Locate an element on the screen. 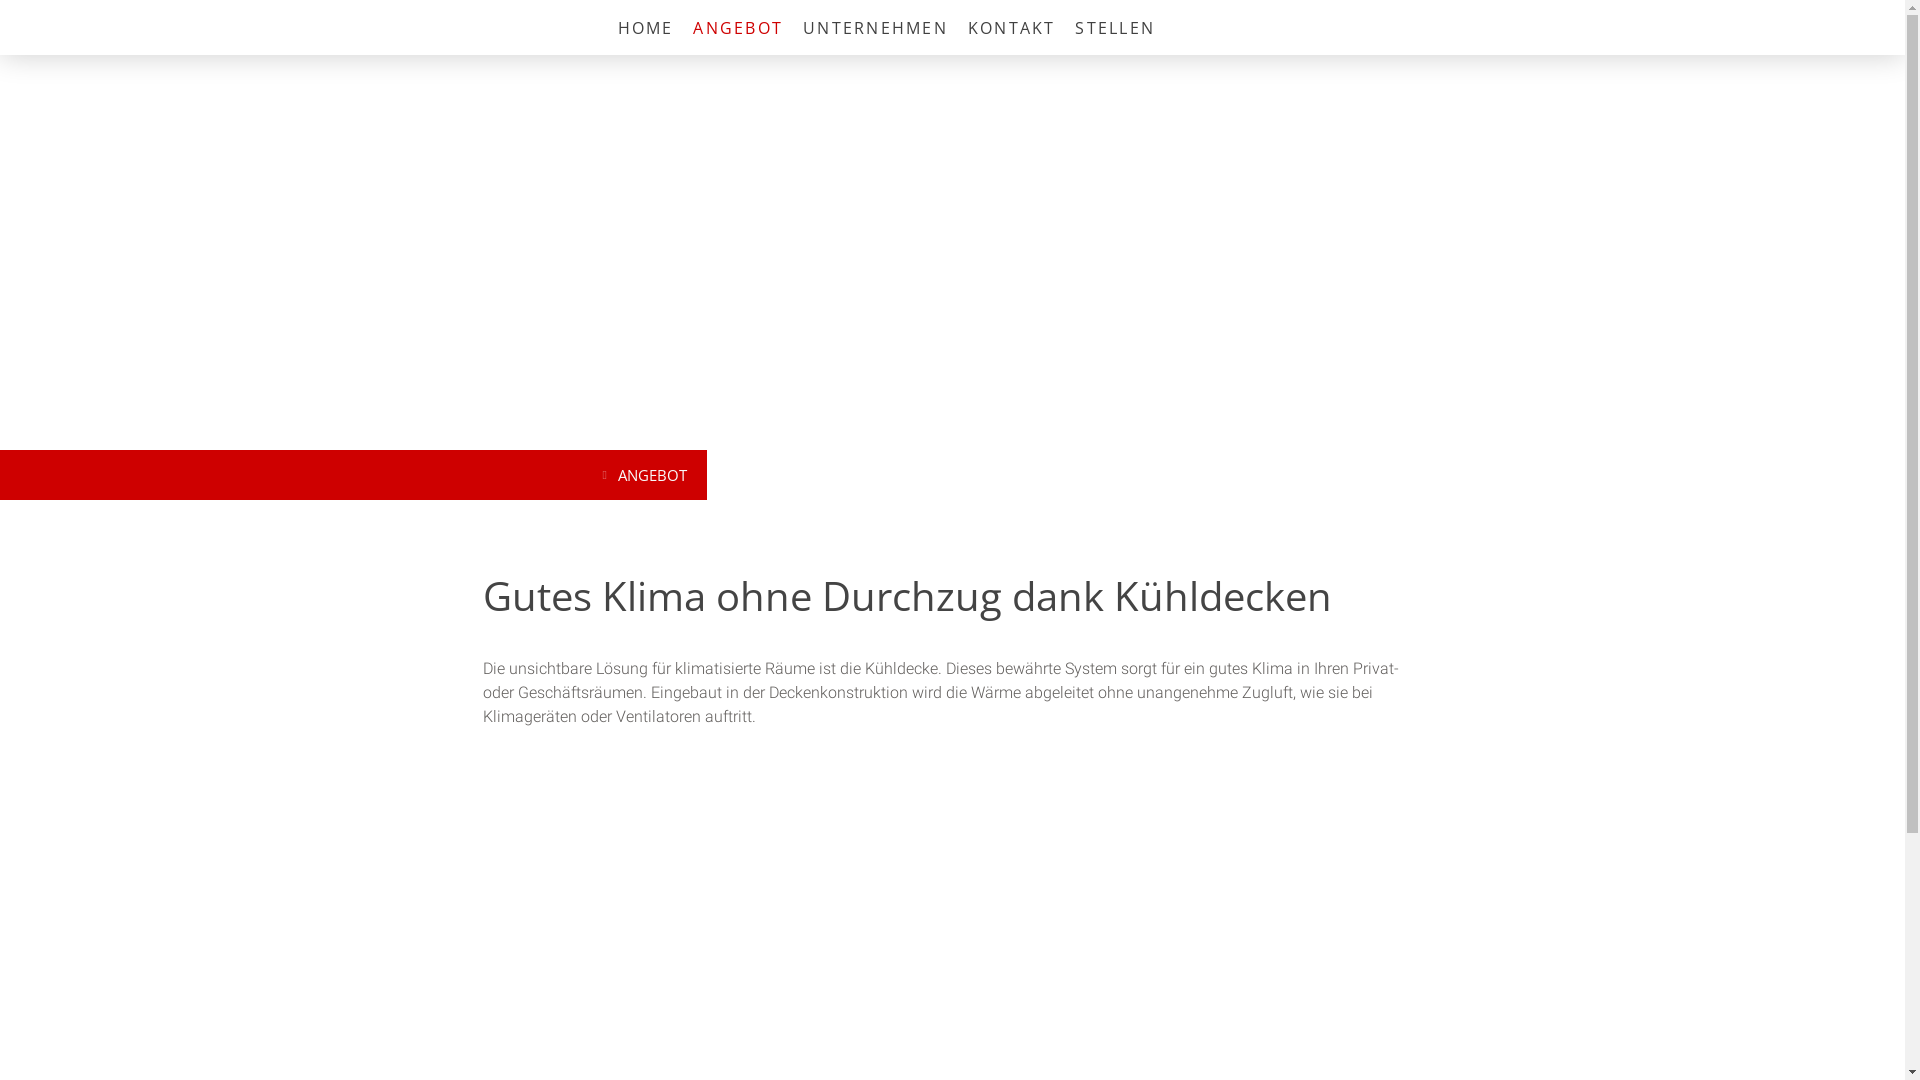 The image size is (1920, 1080). 'ANGEBOT' is located at coordinates (737, 27).